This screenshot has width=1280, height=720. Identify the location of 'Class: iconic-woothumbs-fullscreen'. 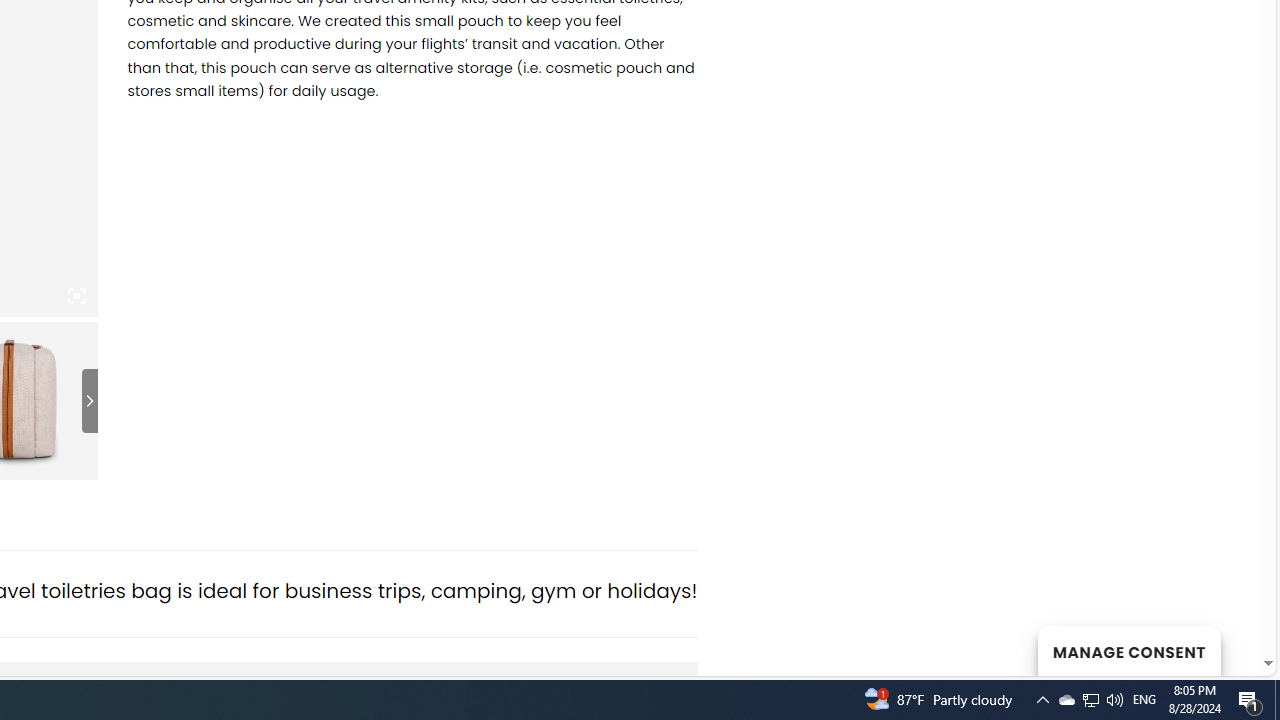
(76, 296).